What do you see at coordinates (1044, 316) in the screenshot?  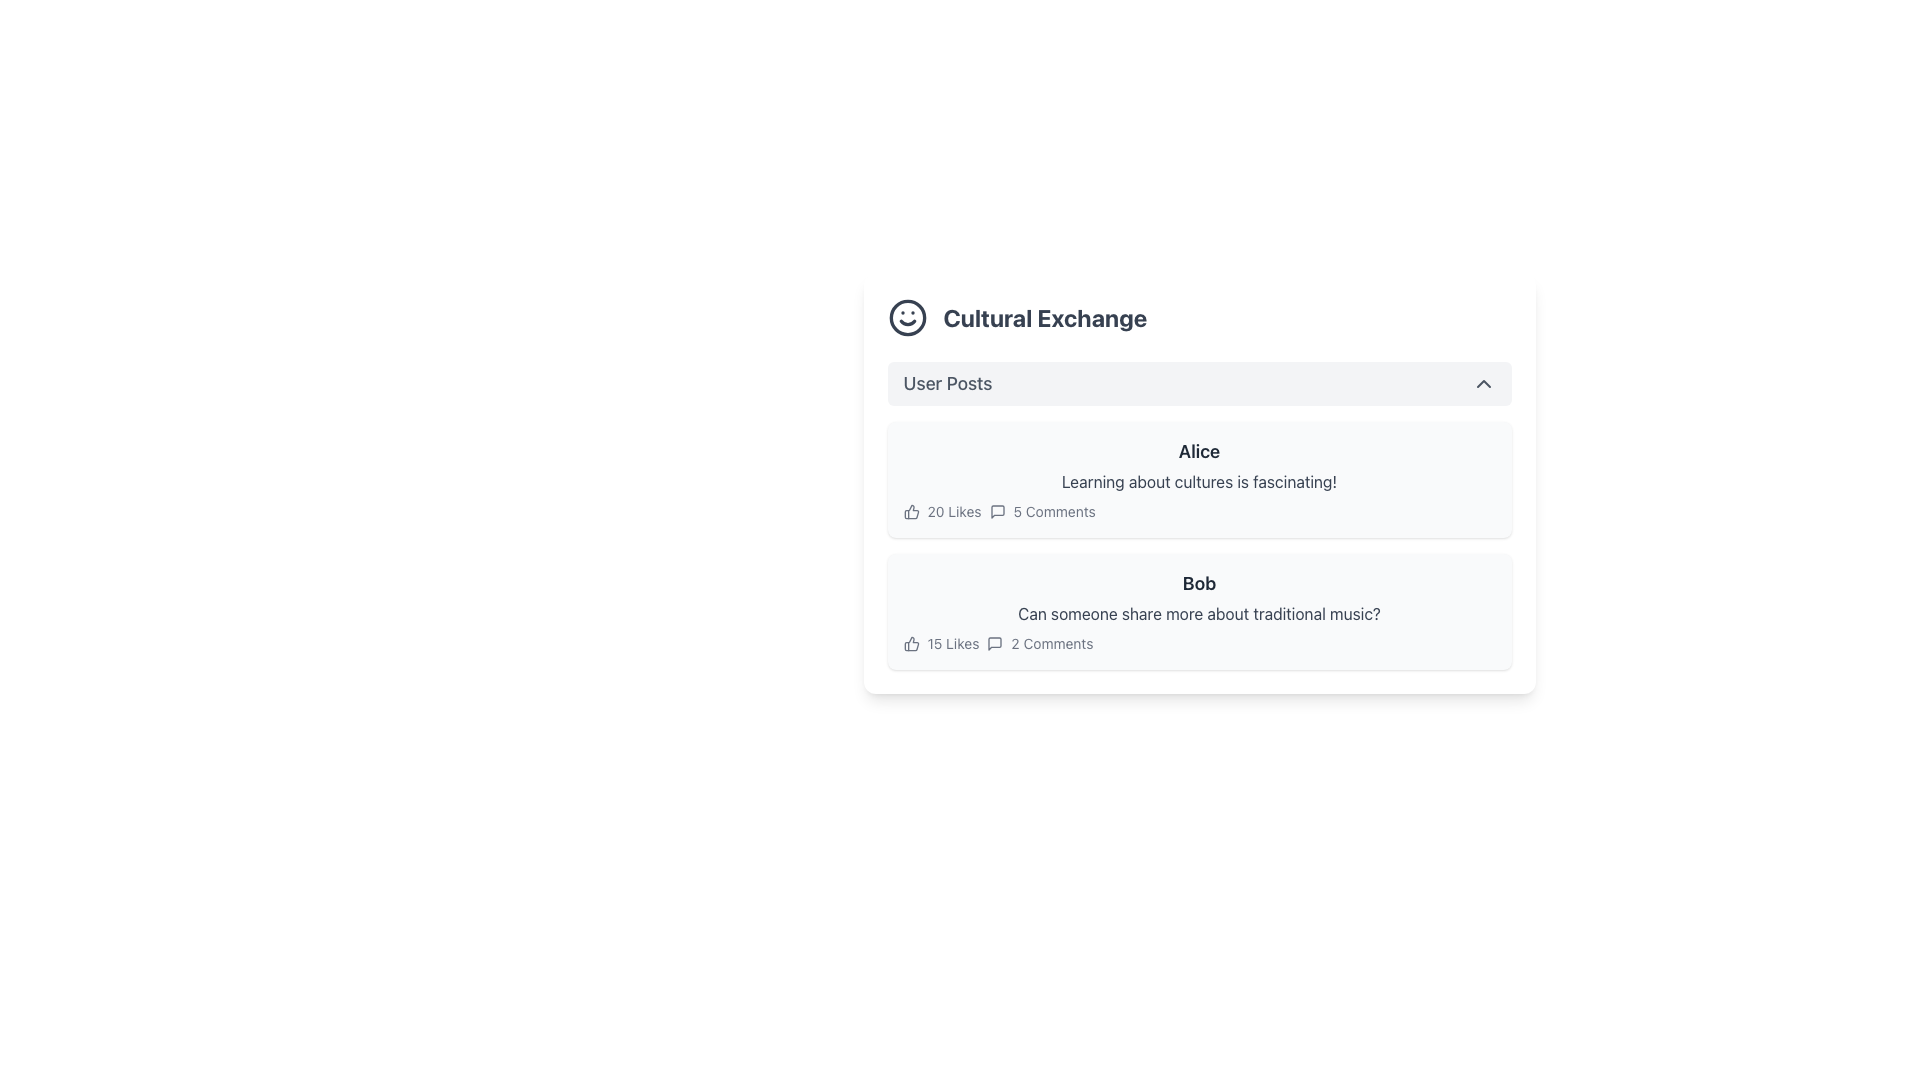 I see `the Text Label that serves as the title or heading for the section, located immediately to the right of the smiling-face icon` at bounding box center [1044, 316].